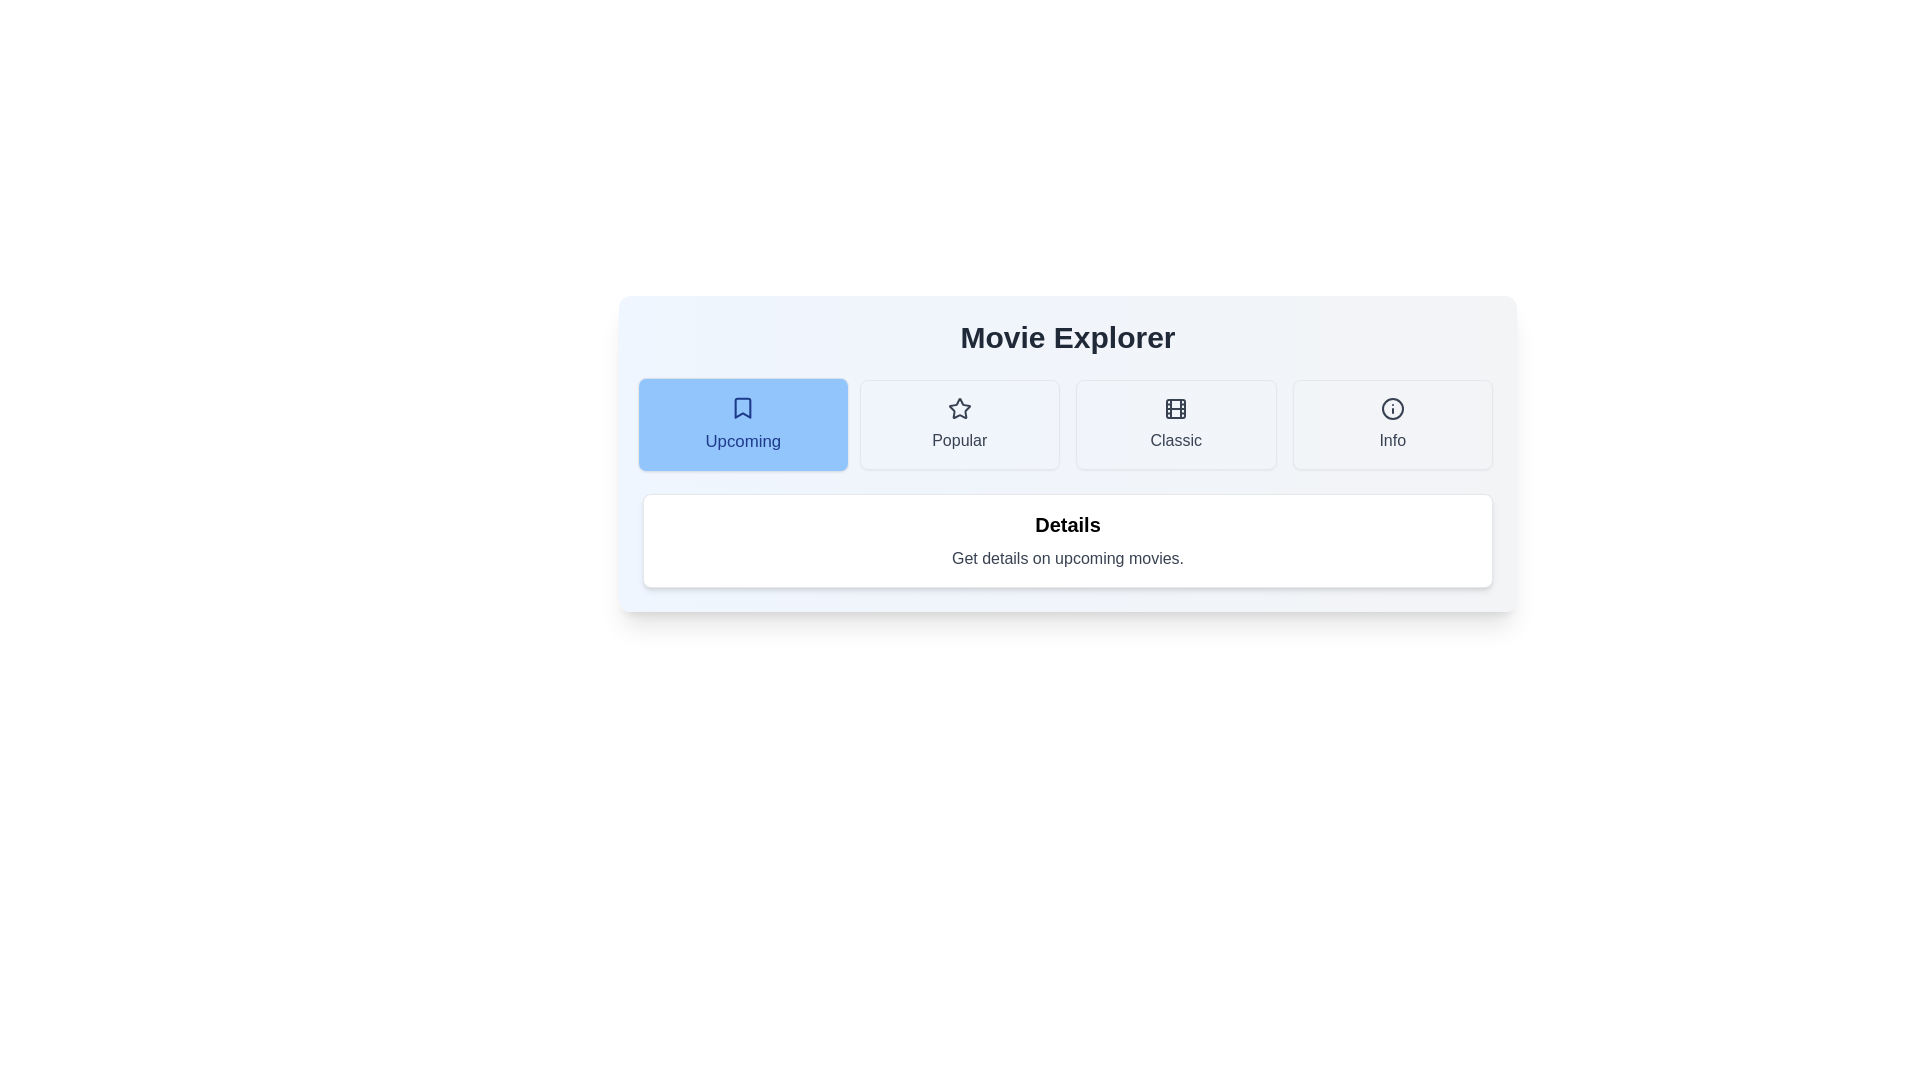 This screenshot has height=1080, width=1920. Describe the element at coordinates (1067, 559) in the screenshot. I see `the static text element providing additional contextual information about upcoming movies, located below the 'Details' heading` at that location.